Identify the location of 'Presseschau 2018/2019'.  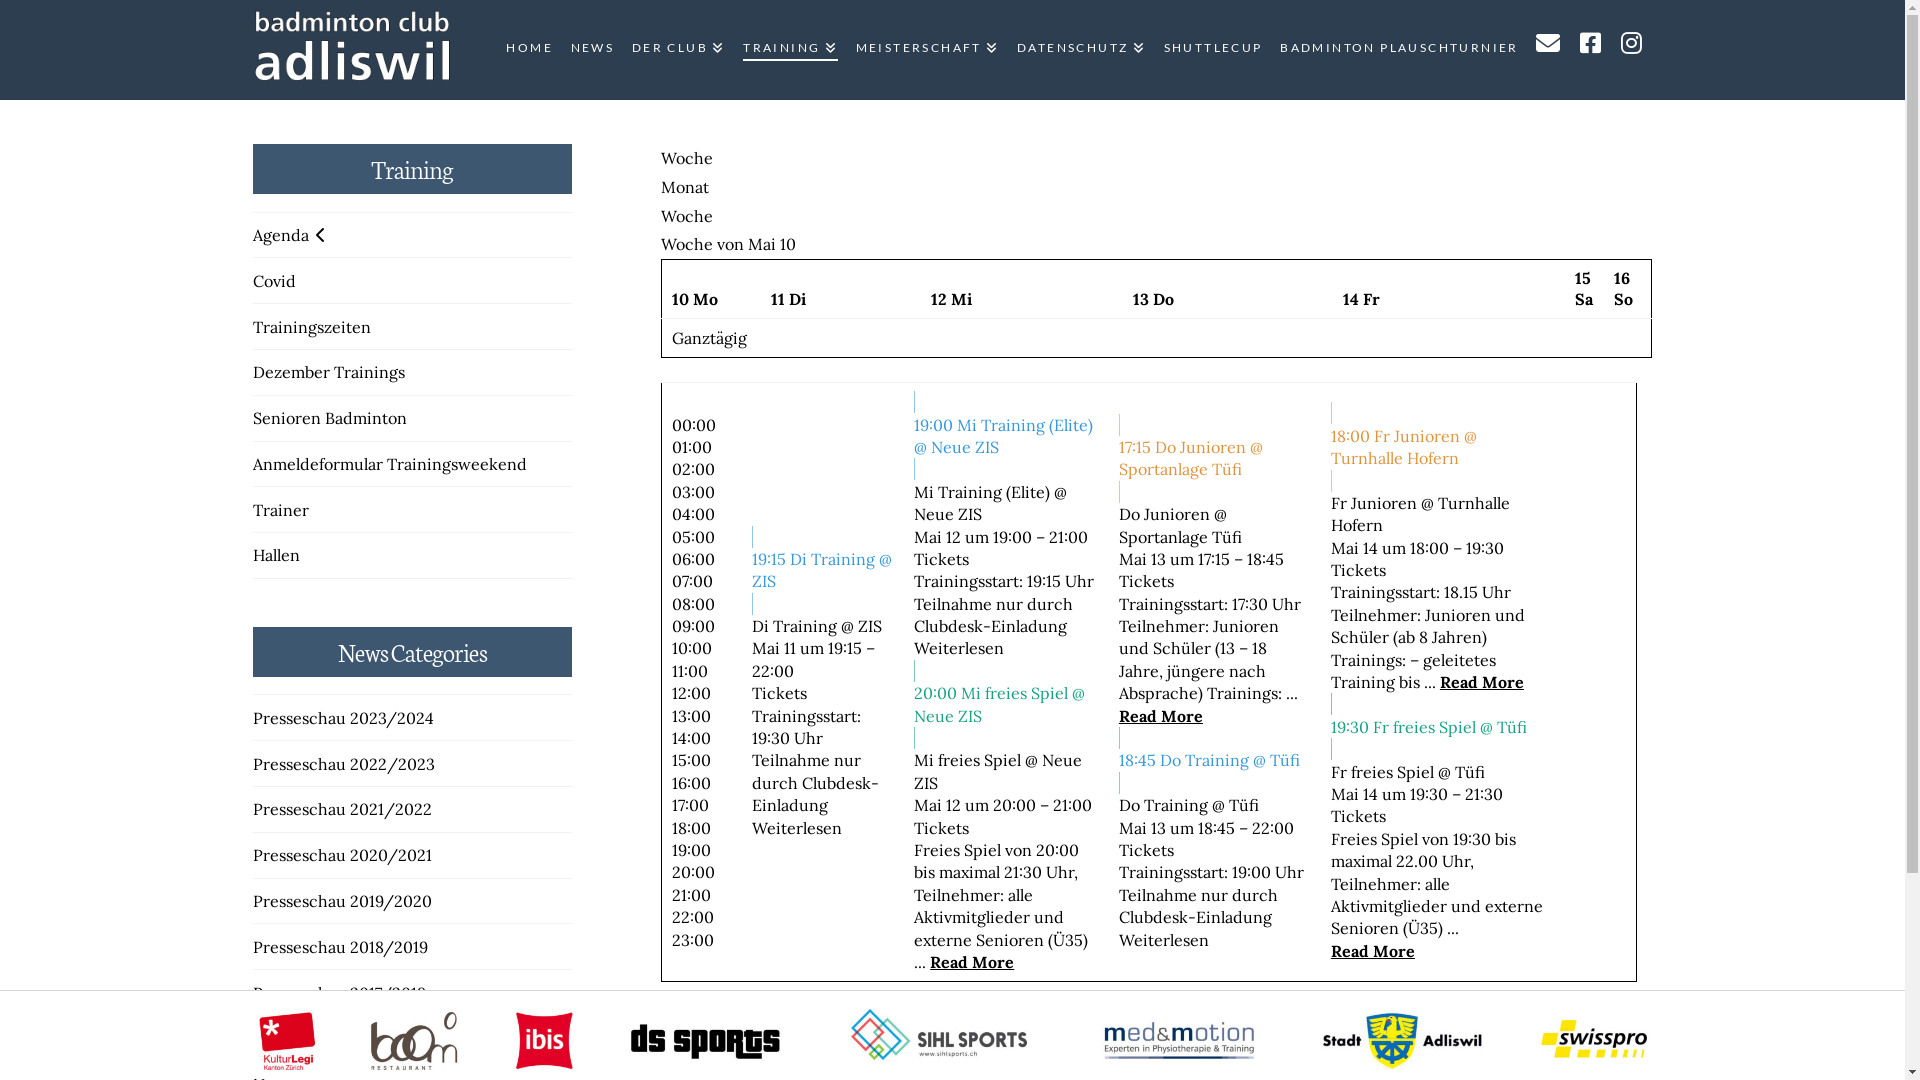
(339, 946).